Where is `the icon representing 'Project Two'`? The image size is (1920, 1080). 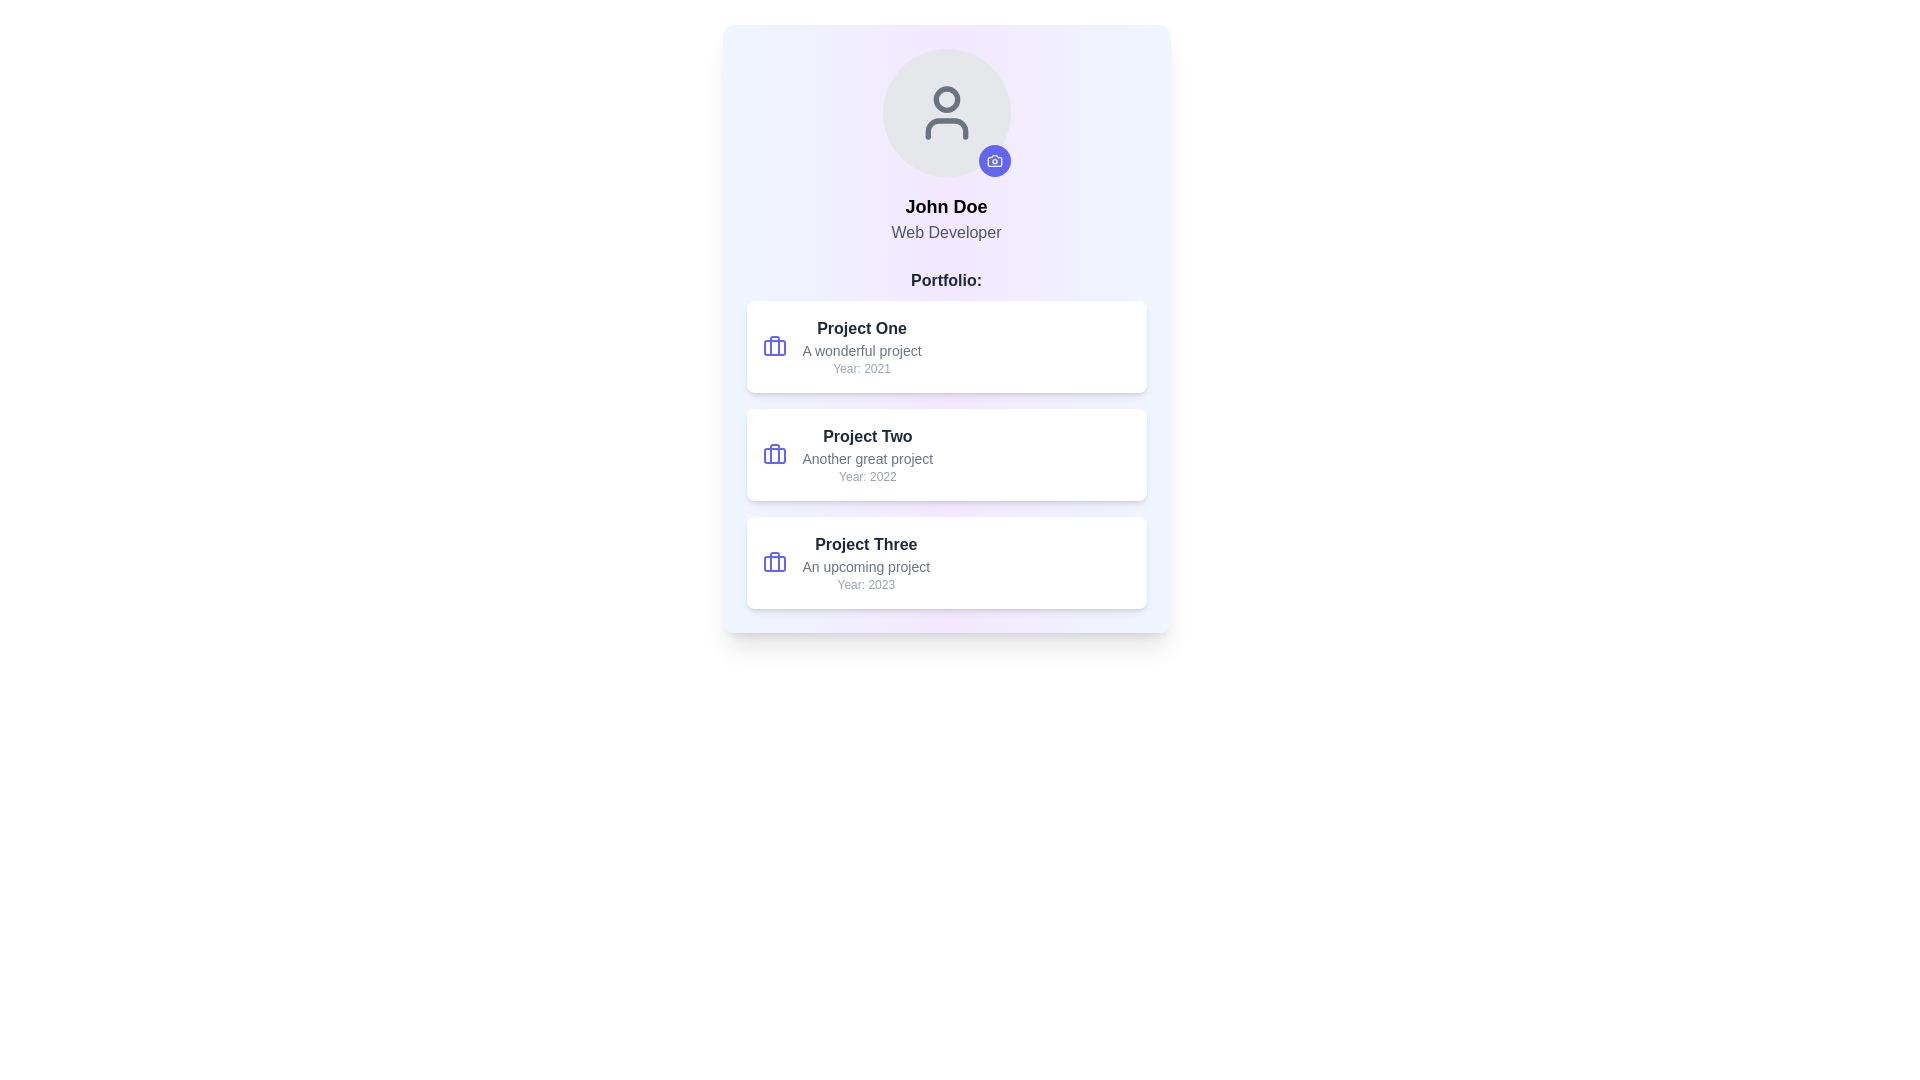 the icon representing 'Project Two' is located at coordinates (773, 455).